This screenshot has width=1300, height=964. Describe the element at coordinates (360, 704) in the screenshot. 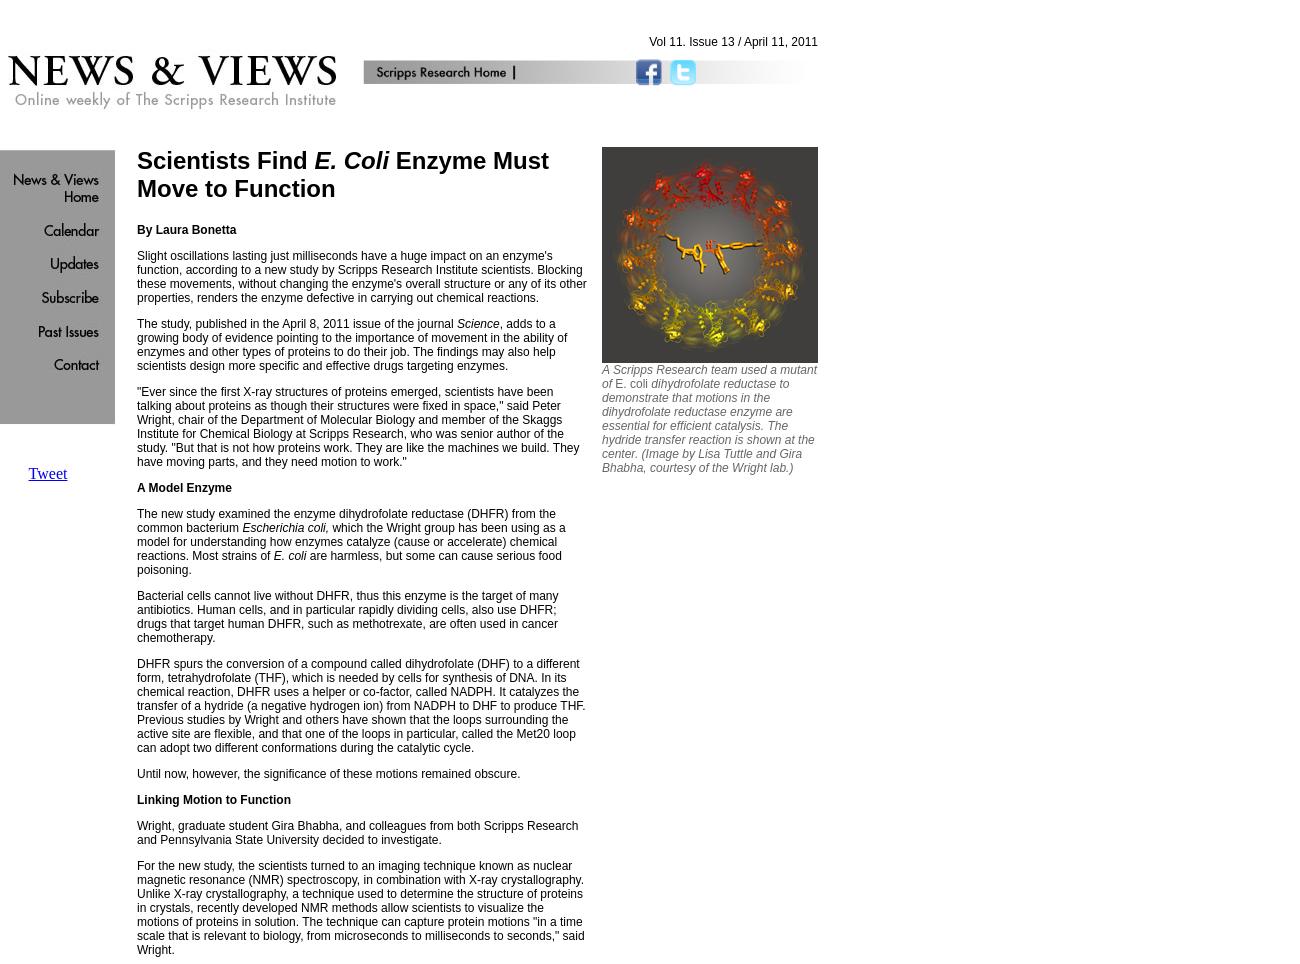

I see `'DHFR spurs the conversion of a compound called dihydrofolate (DHF) to a different form, tetrahydrofolate (THF), which is needed by cells for synthesis of DNA. In its chemical reaction, DHFR uses a helper or co-factor, called NADPH. It catalyzes the transfer of a hydride (a negative hydrogen ion) from NADPH to DHF to produce THF. Previous studies by Wright and others have shown that the loops surrounding the active site are flexible, and that one of the loops in particular, called the Met20 loop can adopt two different conformations during the catalytic cycle.'` at that location.